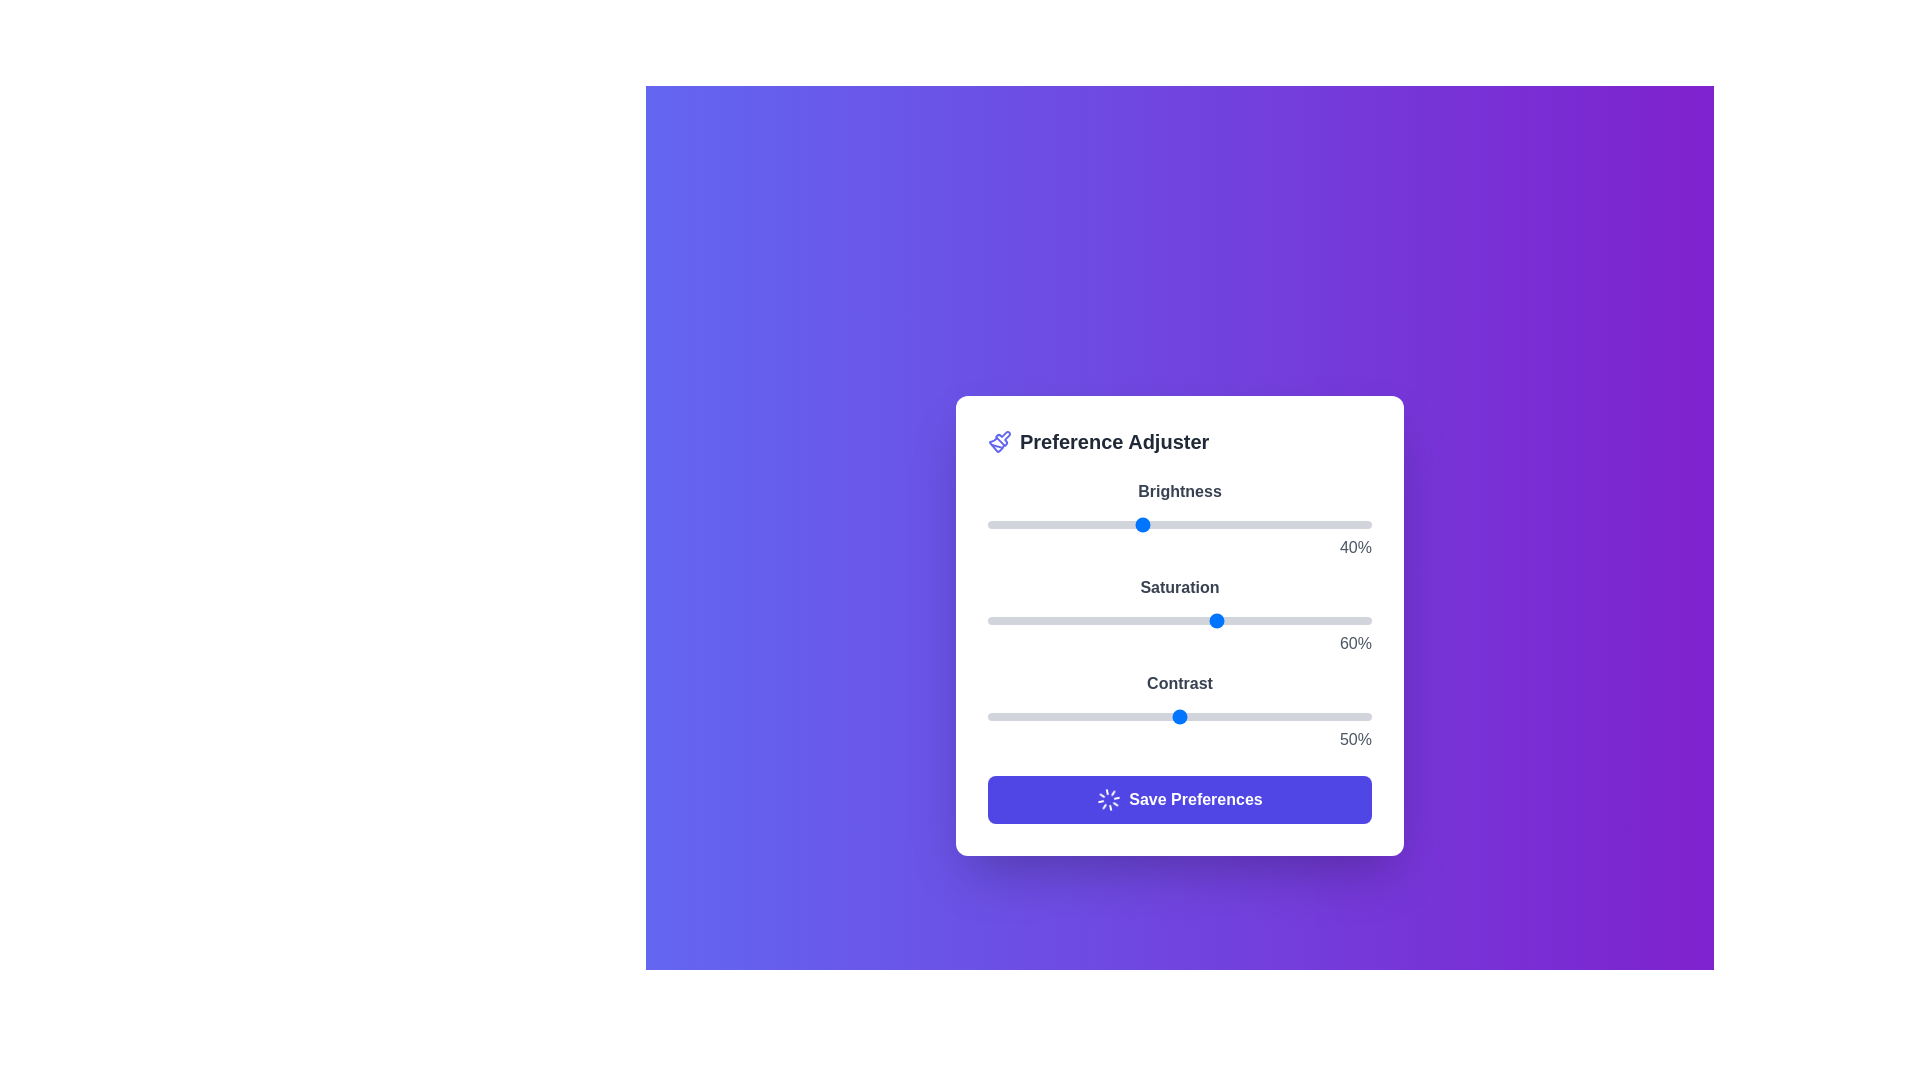 This screenshot has height=1080, width=1920. Describe the element at coordinates (1071, 716) in the screenshot. I see `the contrast slider to 22%` at that location.